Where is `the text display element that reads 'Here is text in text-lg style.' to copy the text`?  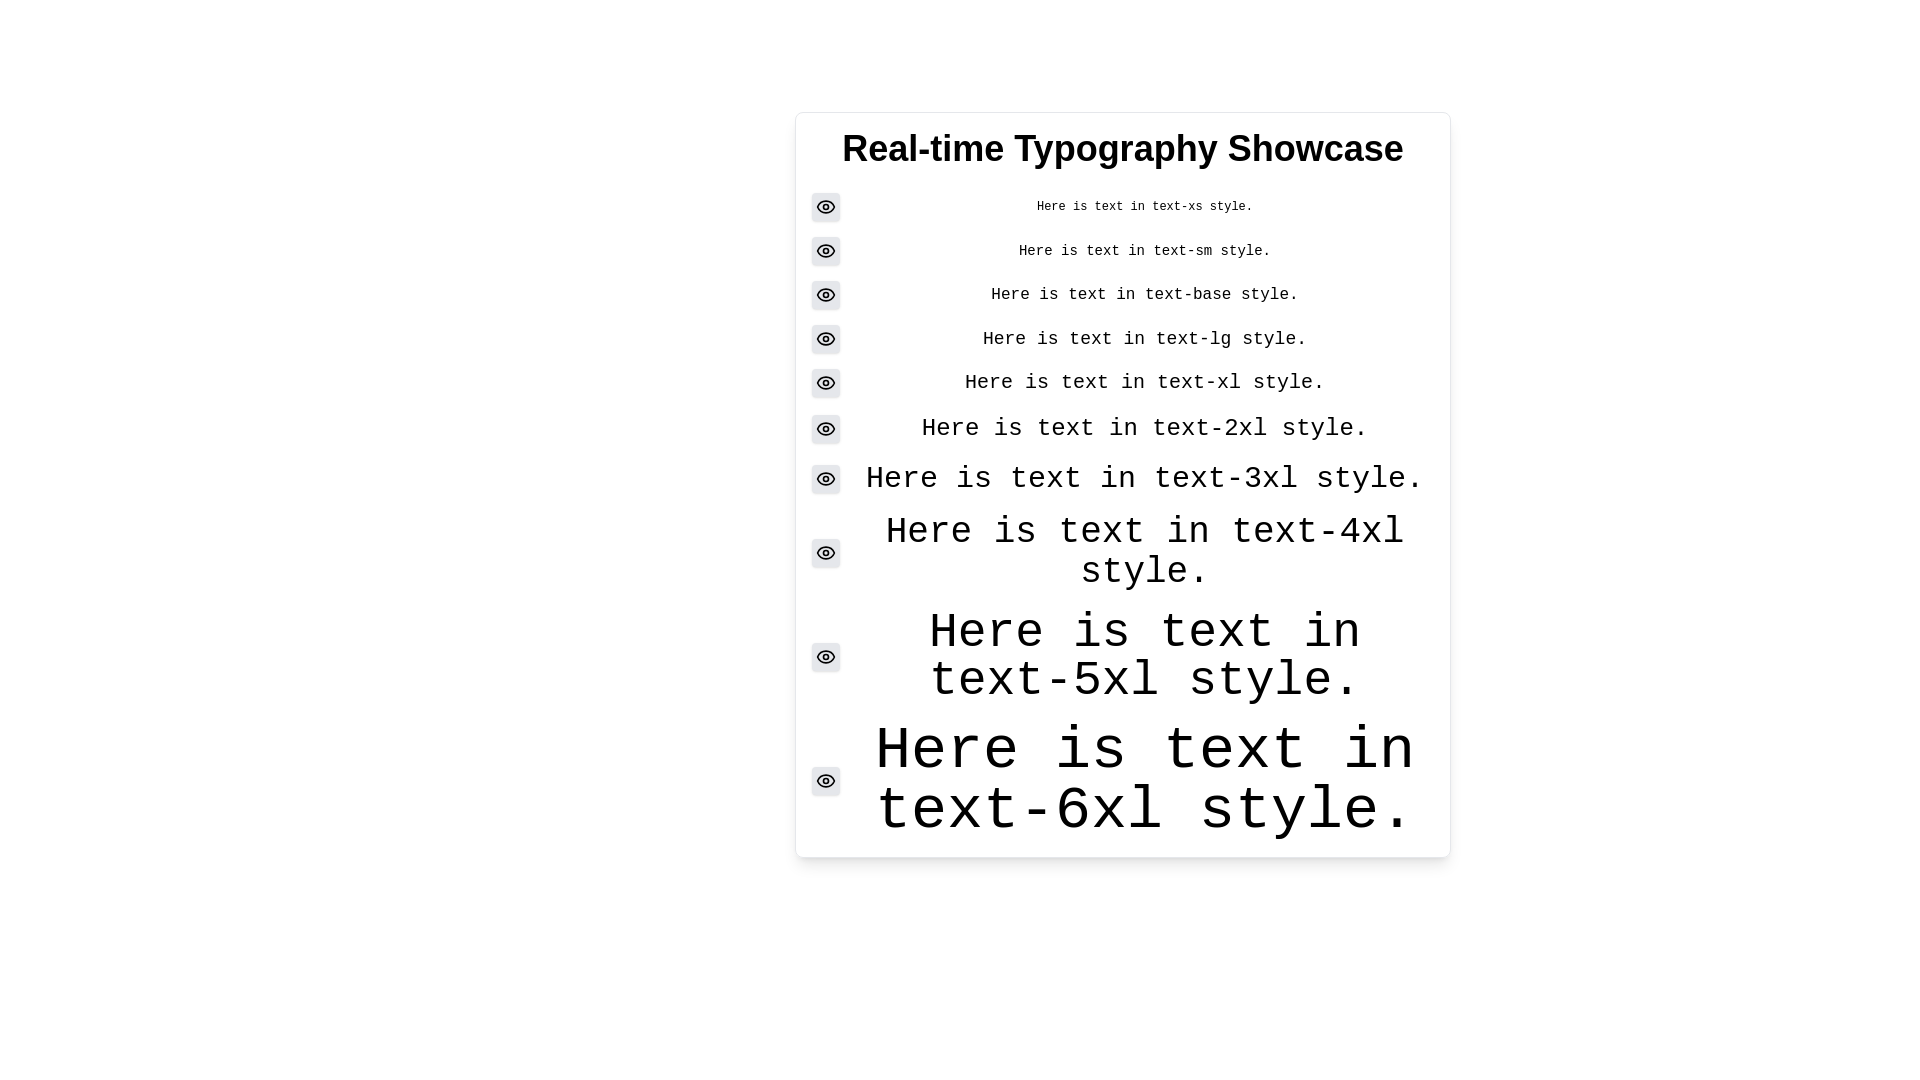
the text display element that reads 'Here is text in text-lg style.' to copy the text is located at coordinates (1145, 338).